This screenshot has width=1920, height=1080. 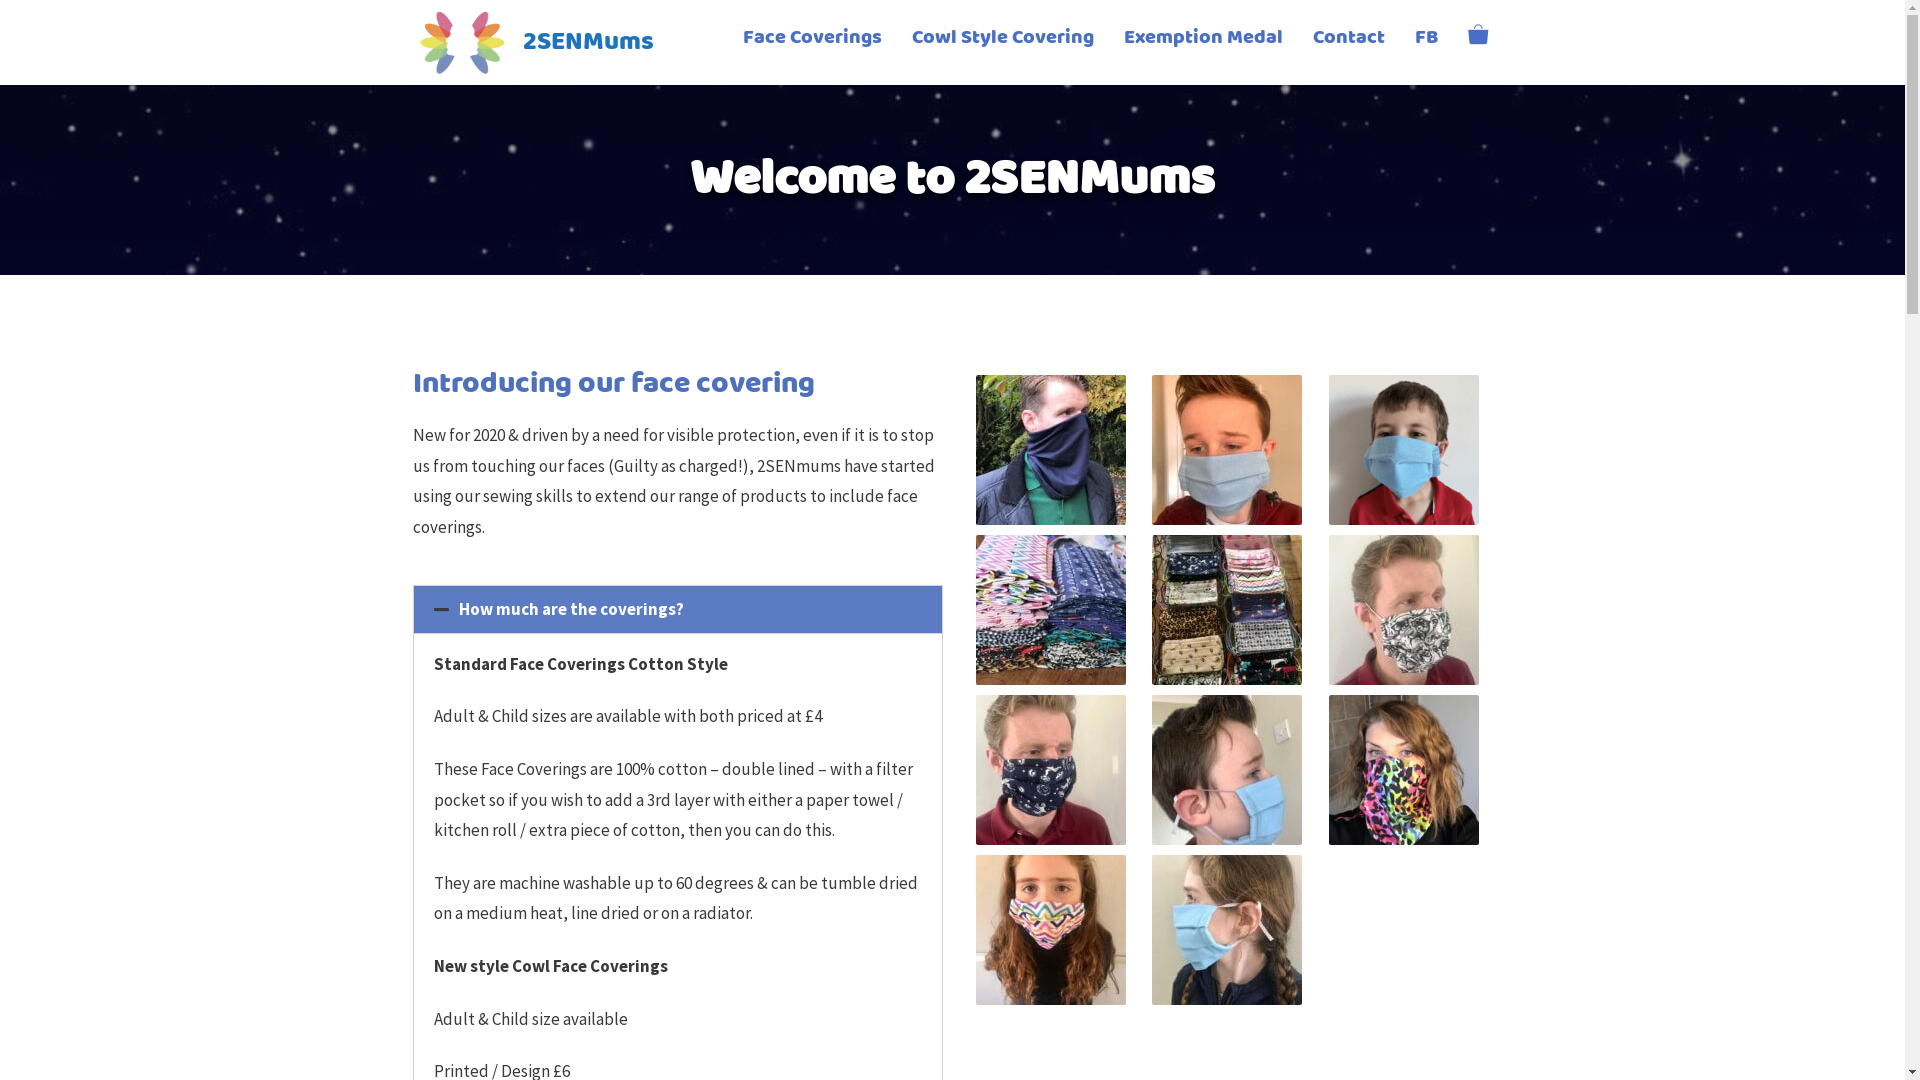 What do you see at coordinates (895, 38) in the screenshot?
I see `'Cowl Style Covering'` at bounding box center [895, 38].